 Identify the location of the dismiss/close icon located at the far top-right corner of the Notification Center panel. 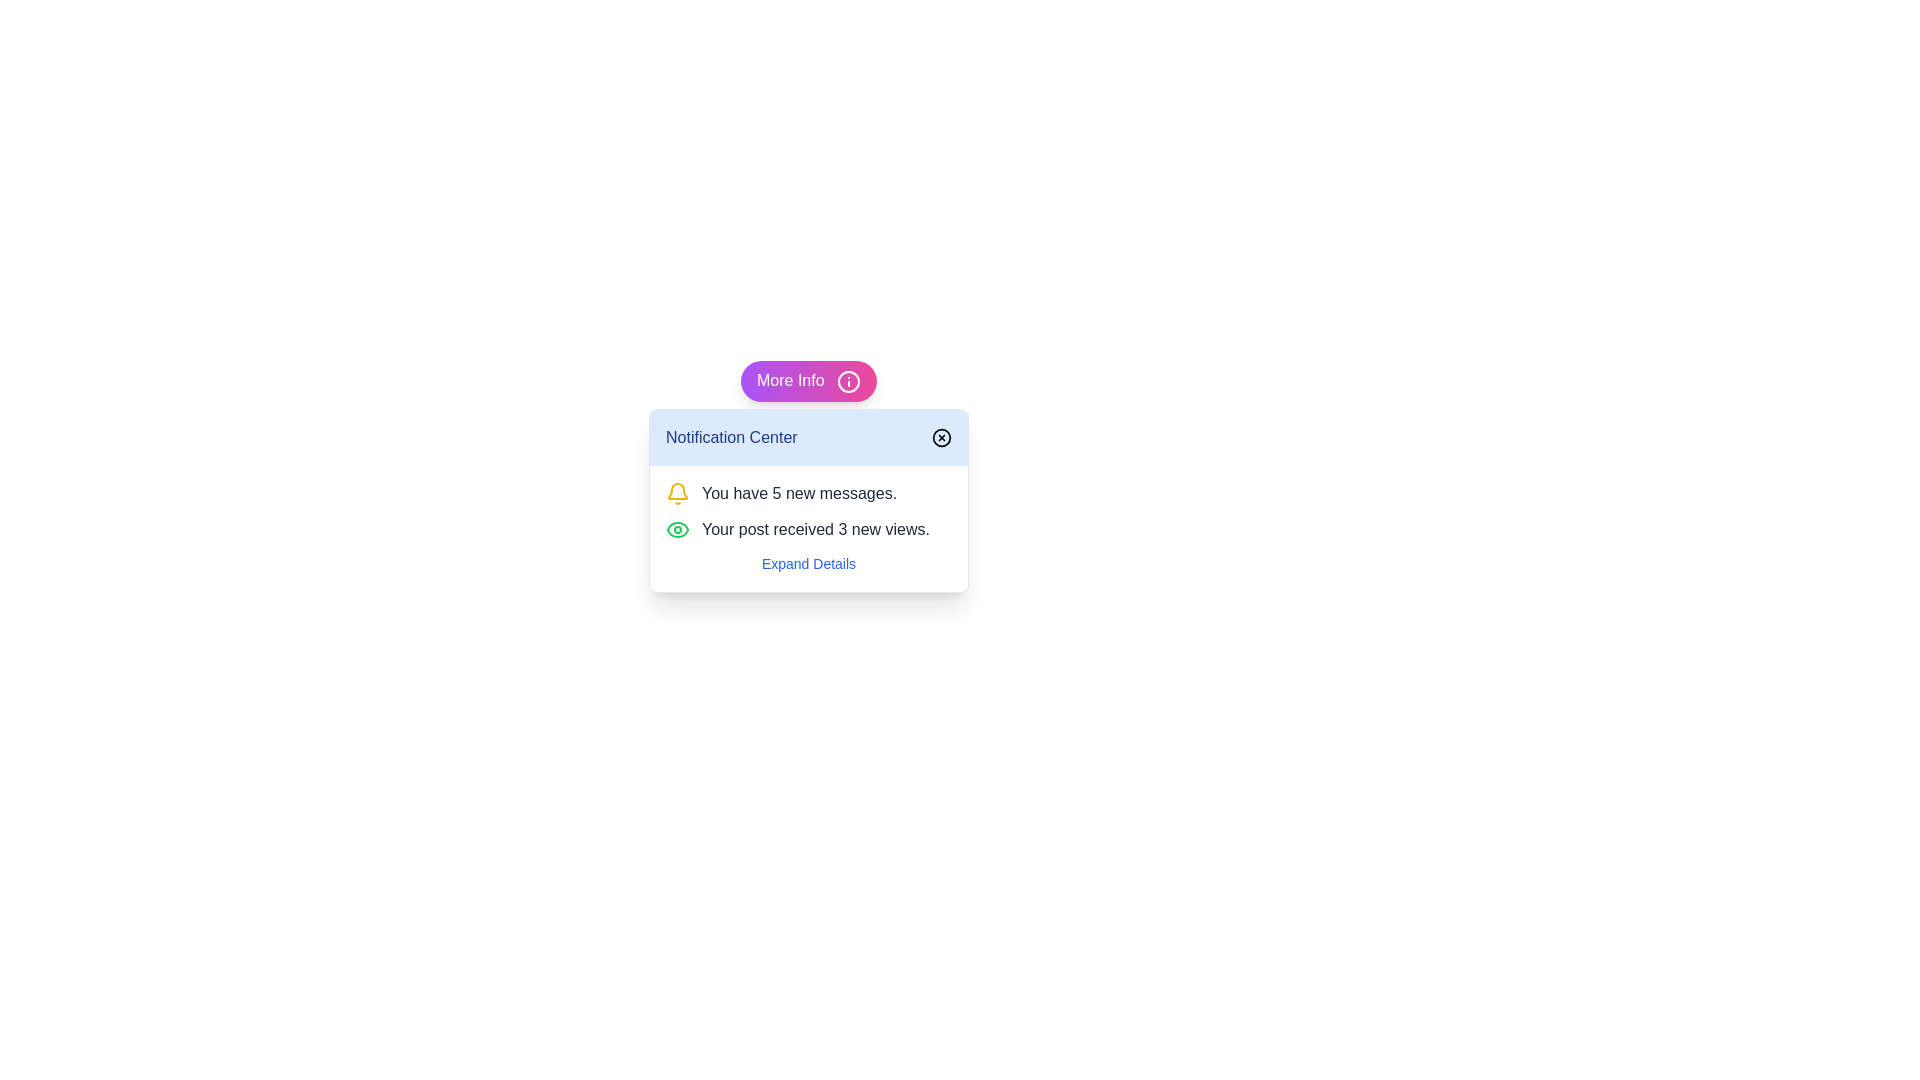
(940, 437).